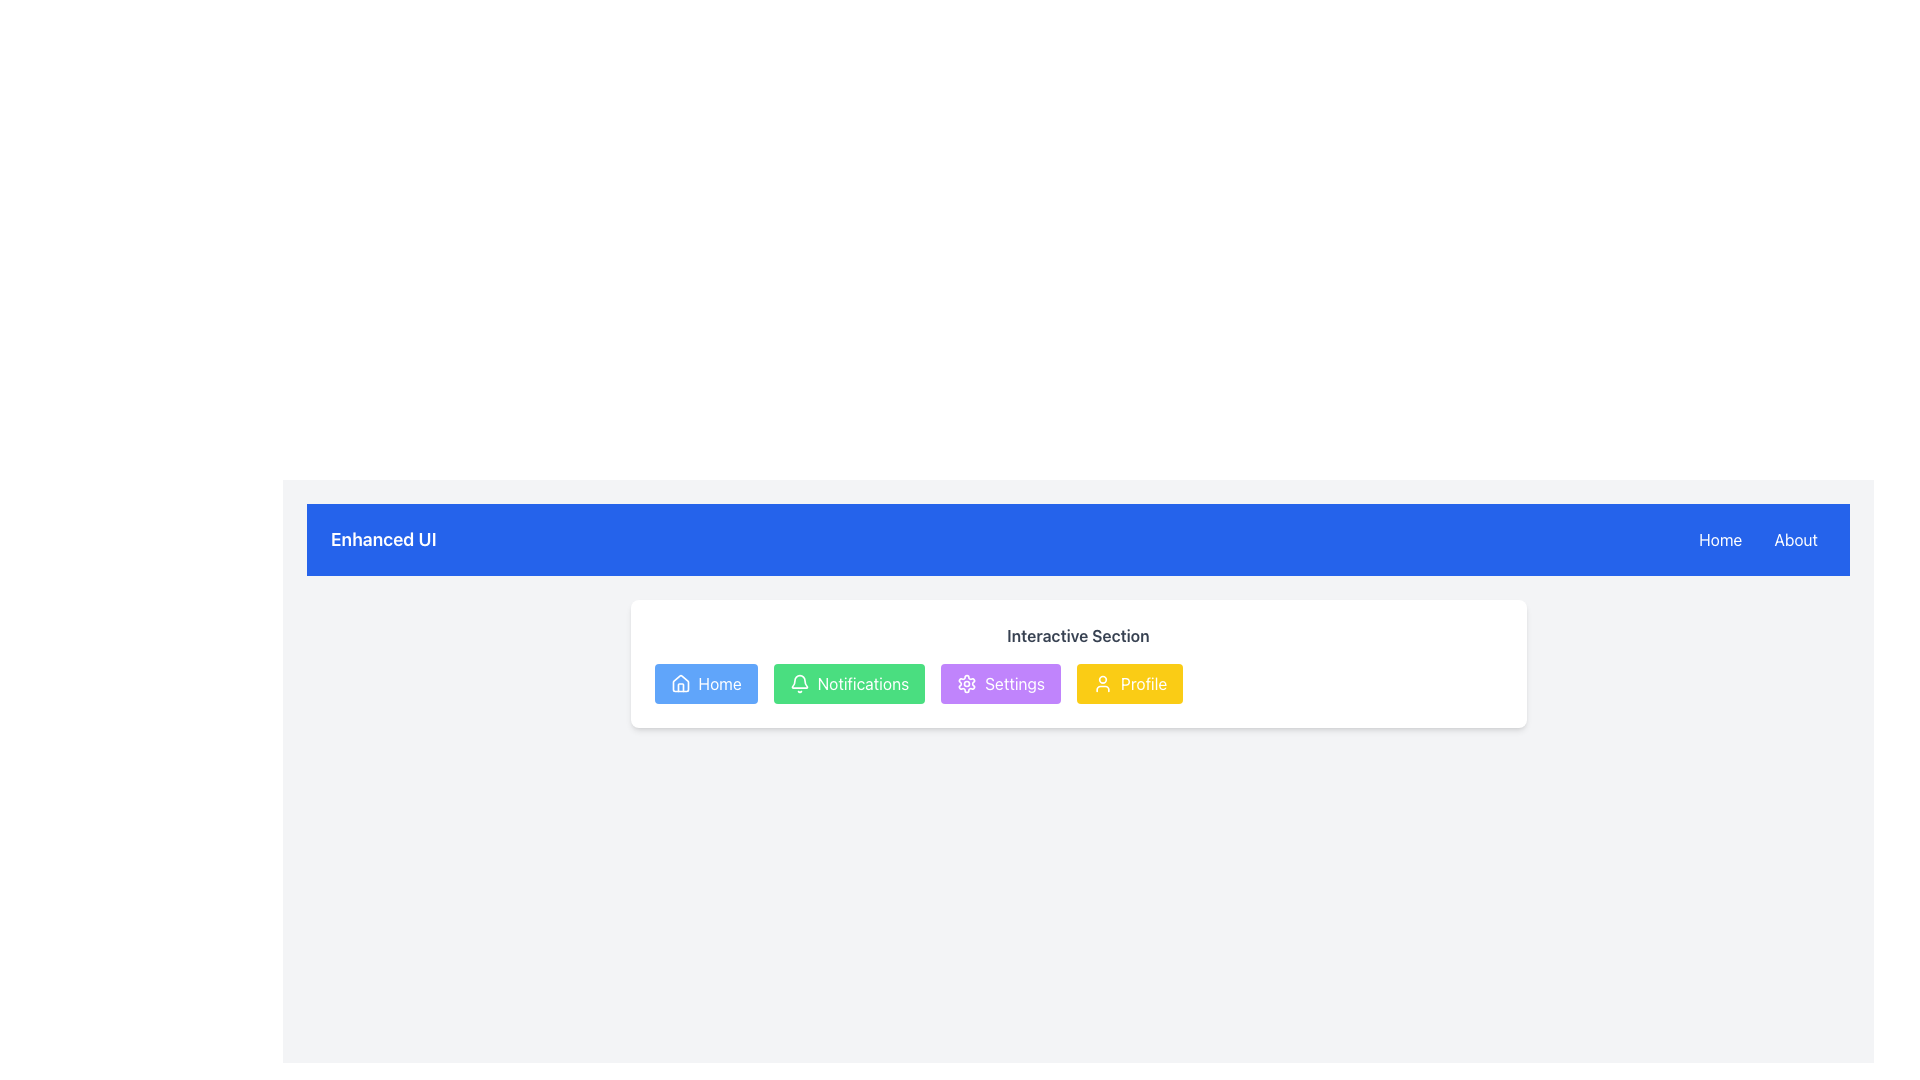 This screenshot has width=1920, height=1080. I want to click on the cog or gear icon that represents the settings function, located within the purple 'Settings' button, so click(967, 682).